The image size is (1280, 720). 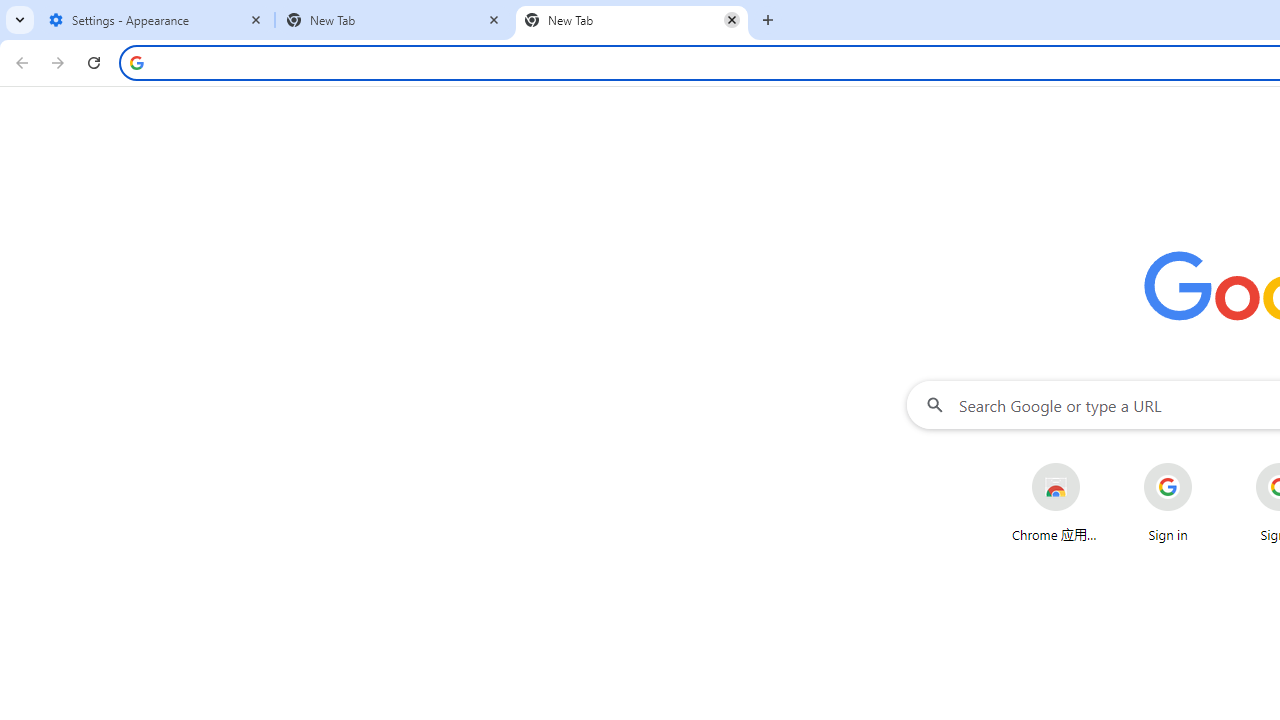 I want to click on 'More actions for Sign in shortcut', so click(x=1207, y=464).